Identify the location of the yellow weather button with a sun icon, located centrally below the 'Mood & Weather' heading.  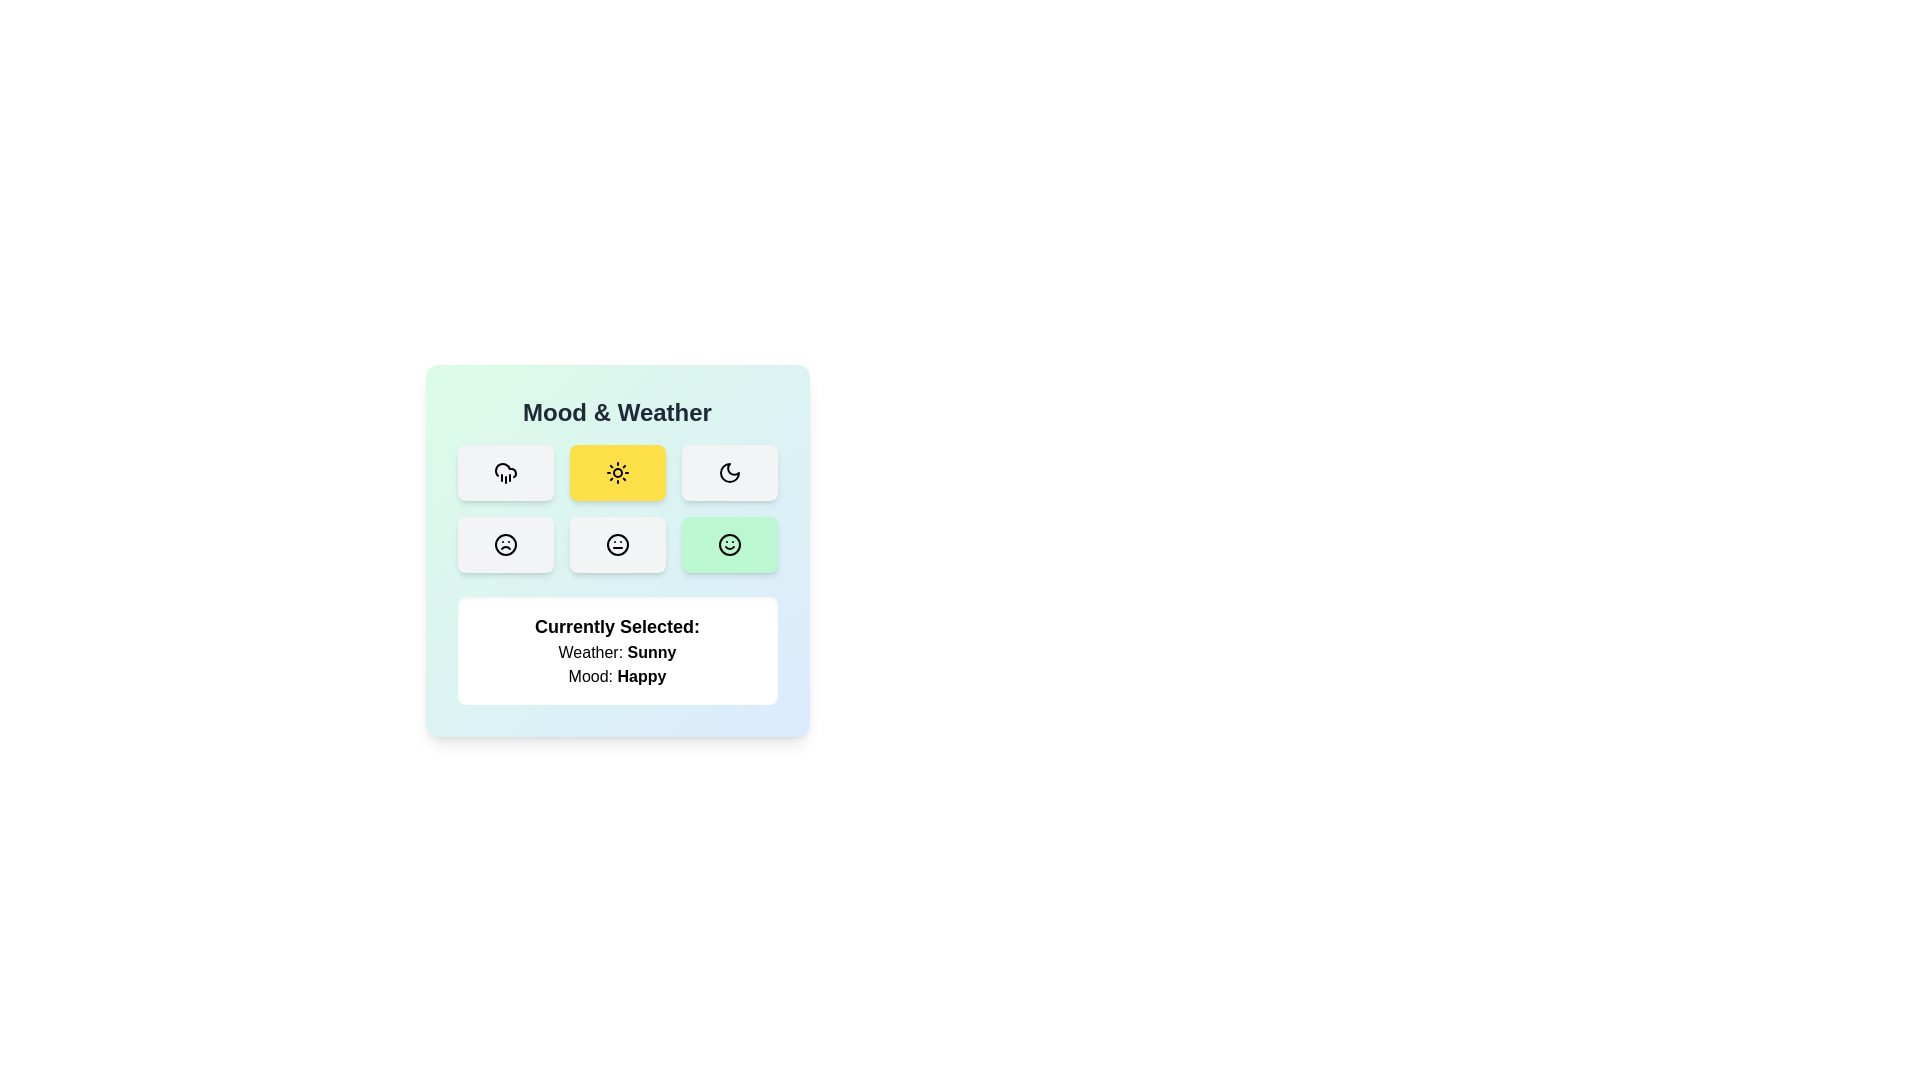
(616, 473).